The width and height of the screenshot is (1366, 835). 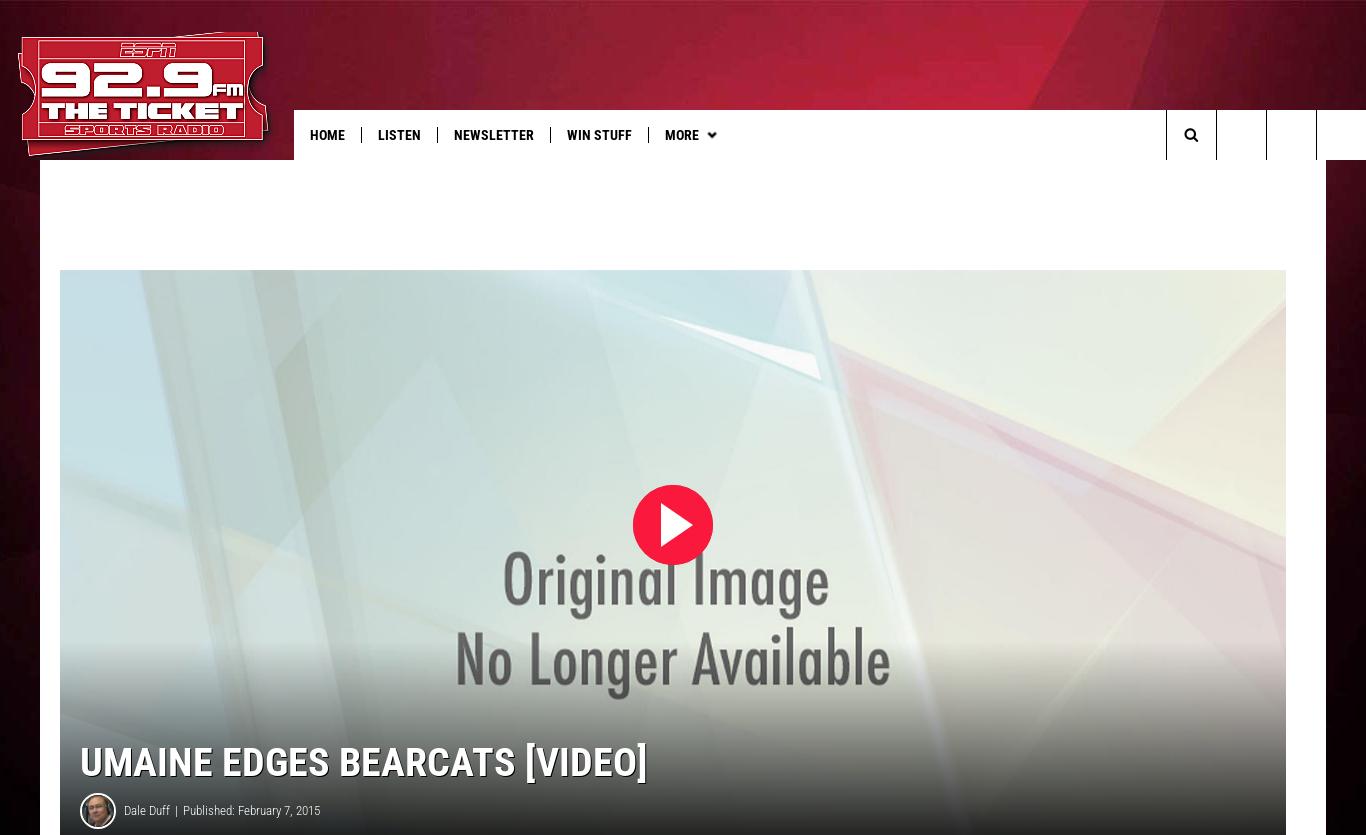 What do you see at coordinates (1042, 176) in the screenshot?
I see `'Sox'` at bounding box center [1042, 176].